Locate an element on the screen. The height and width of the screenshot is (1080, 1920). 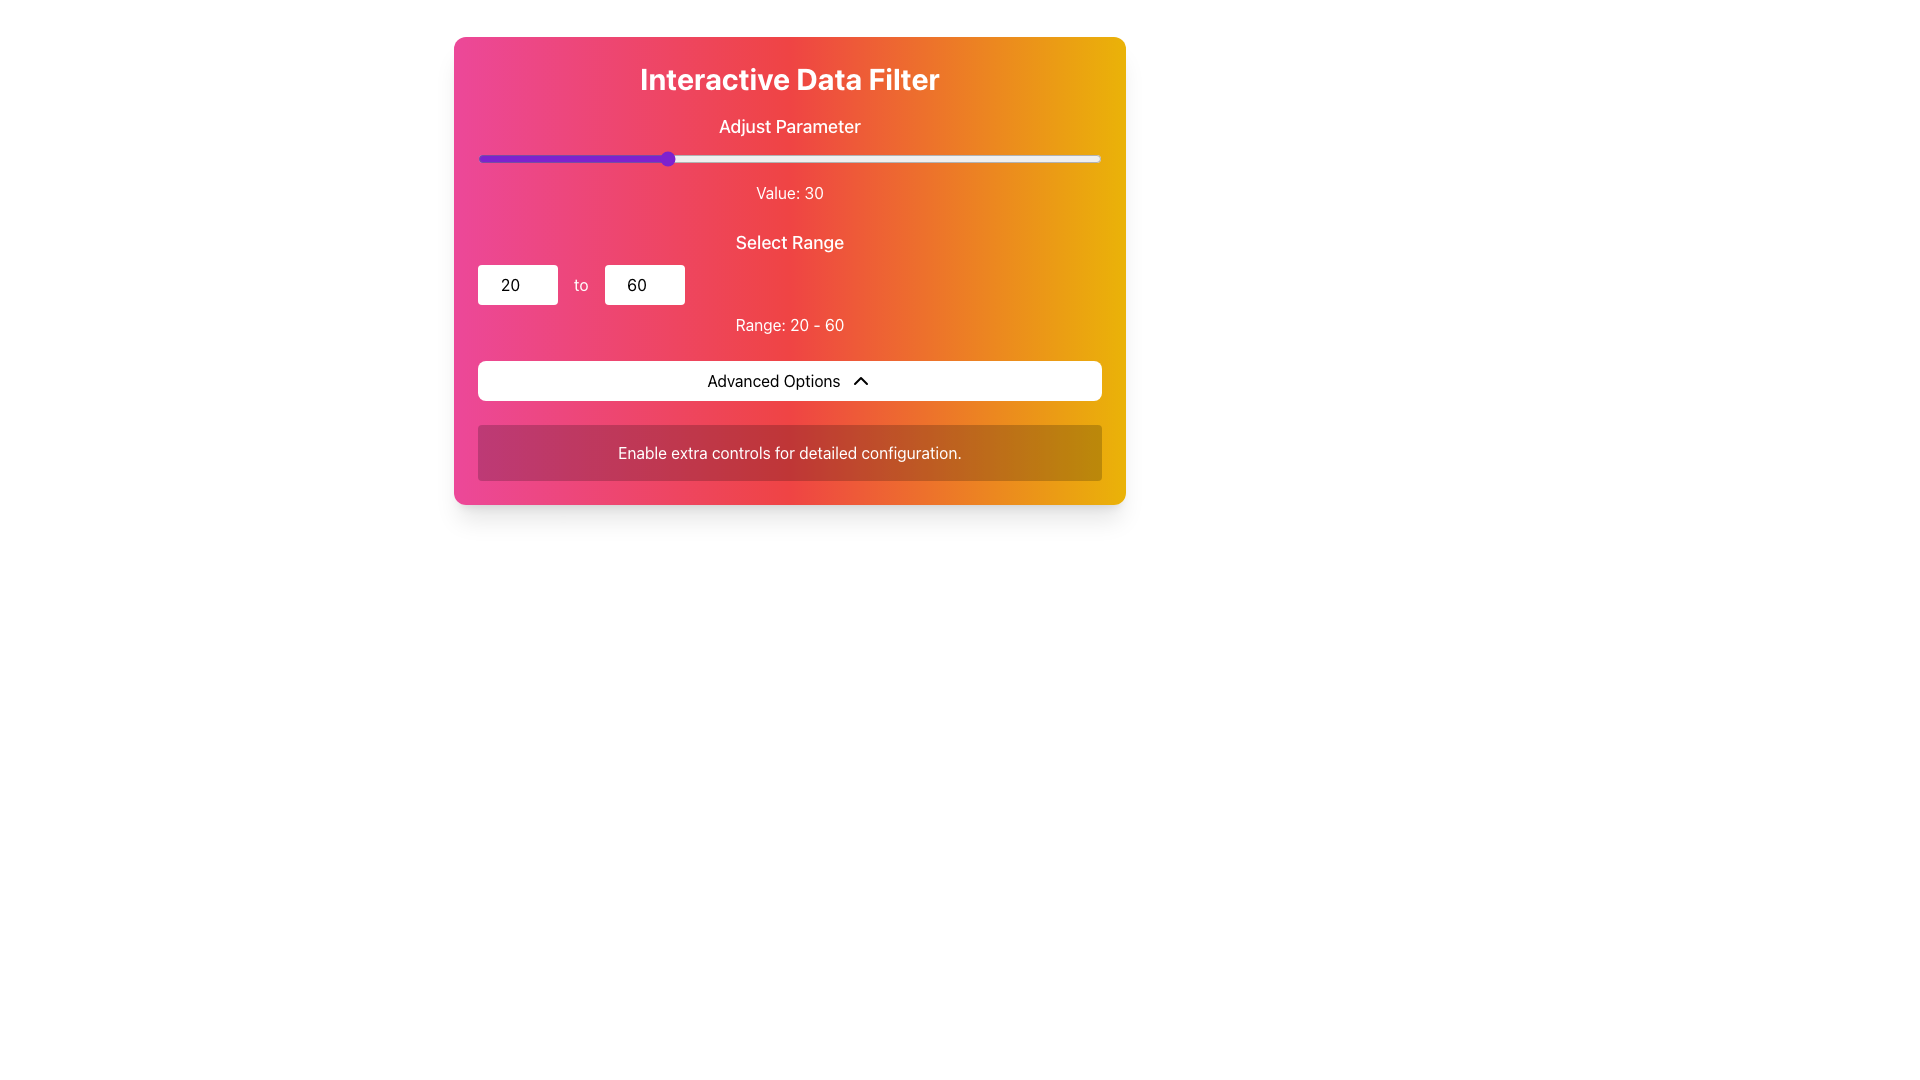
the parameter is located at coordinates (503, 157).